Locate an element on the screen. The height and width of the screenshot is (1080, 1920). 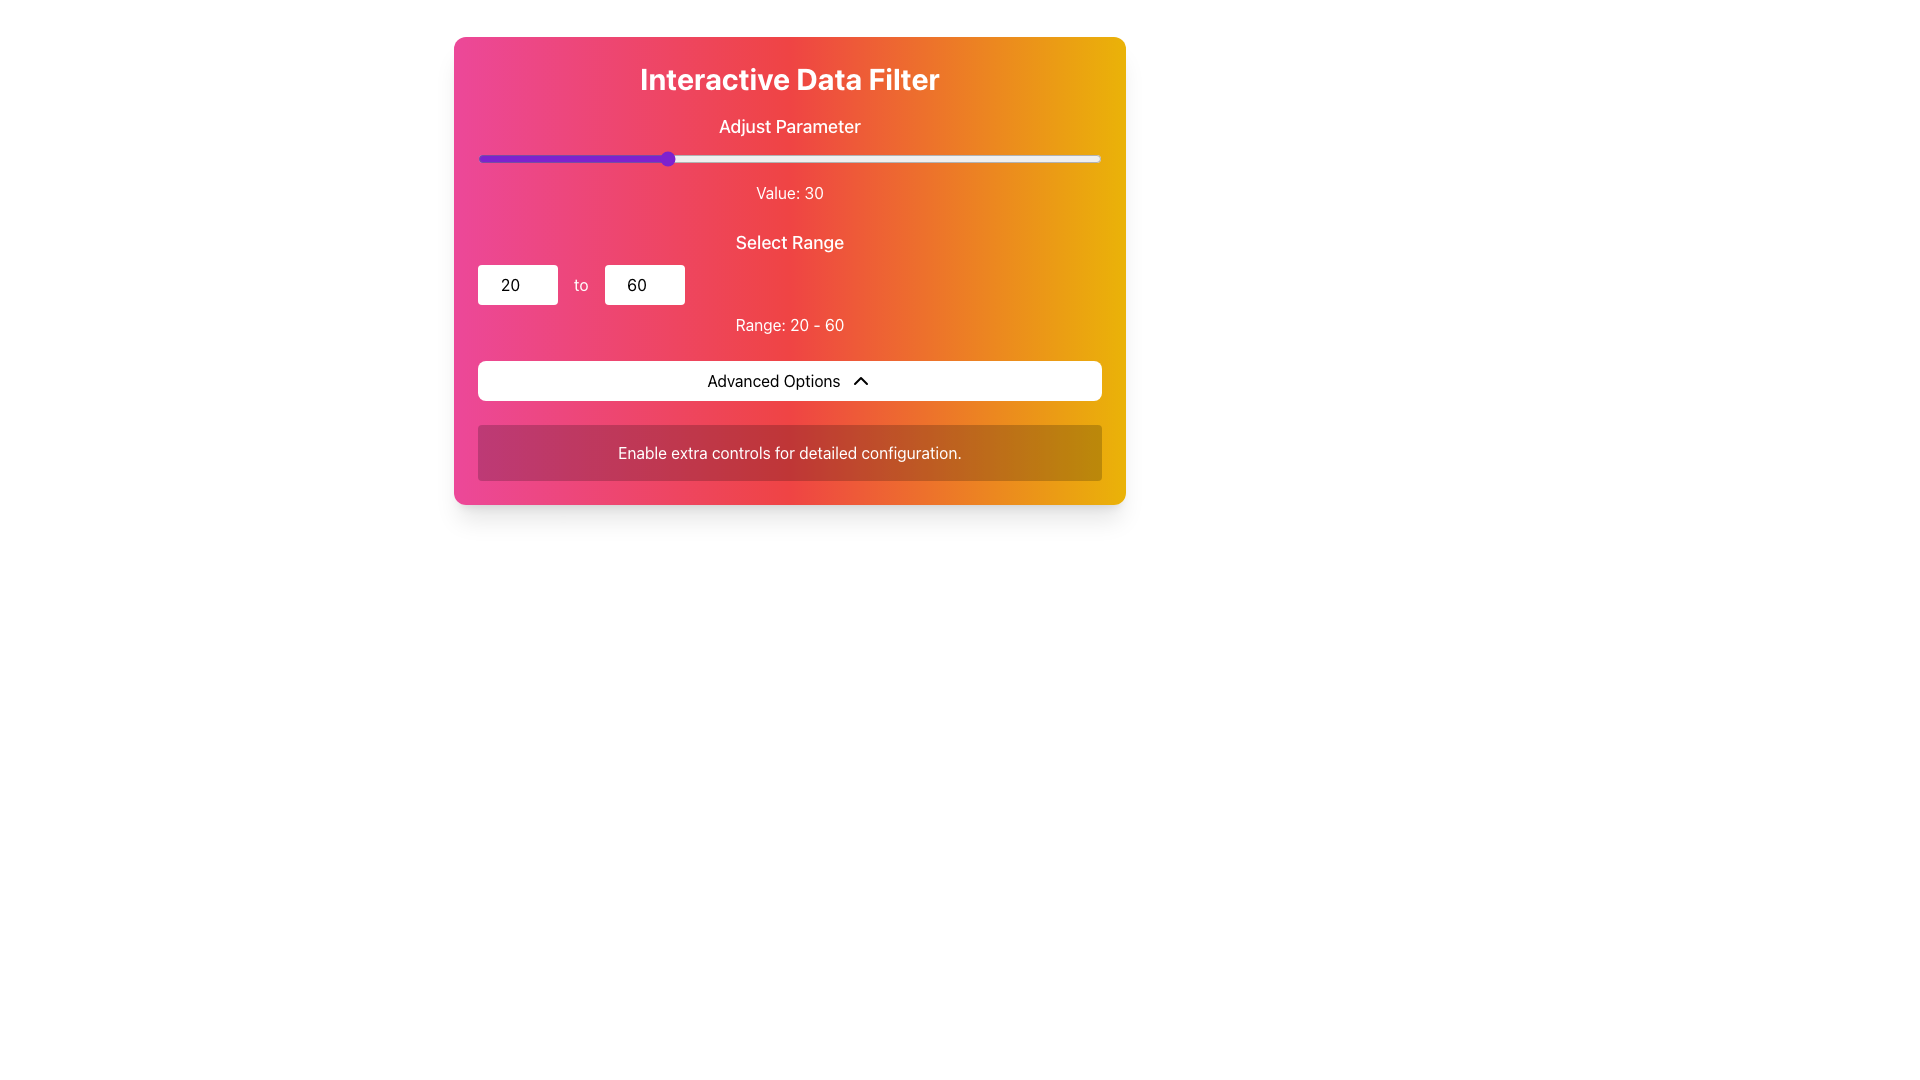
the parameter is located at coordinates (503, 157).